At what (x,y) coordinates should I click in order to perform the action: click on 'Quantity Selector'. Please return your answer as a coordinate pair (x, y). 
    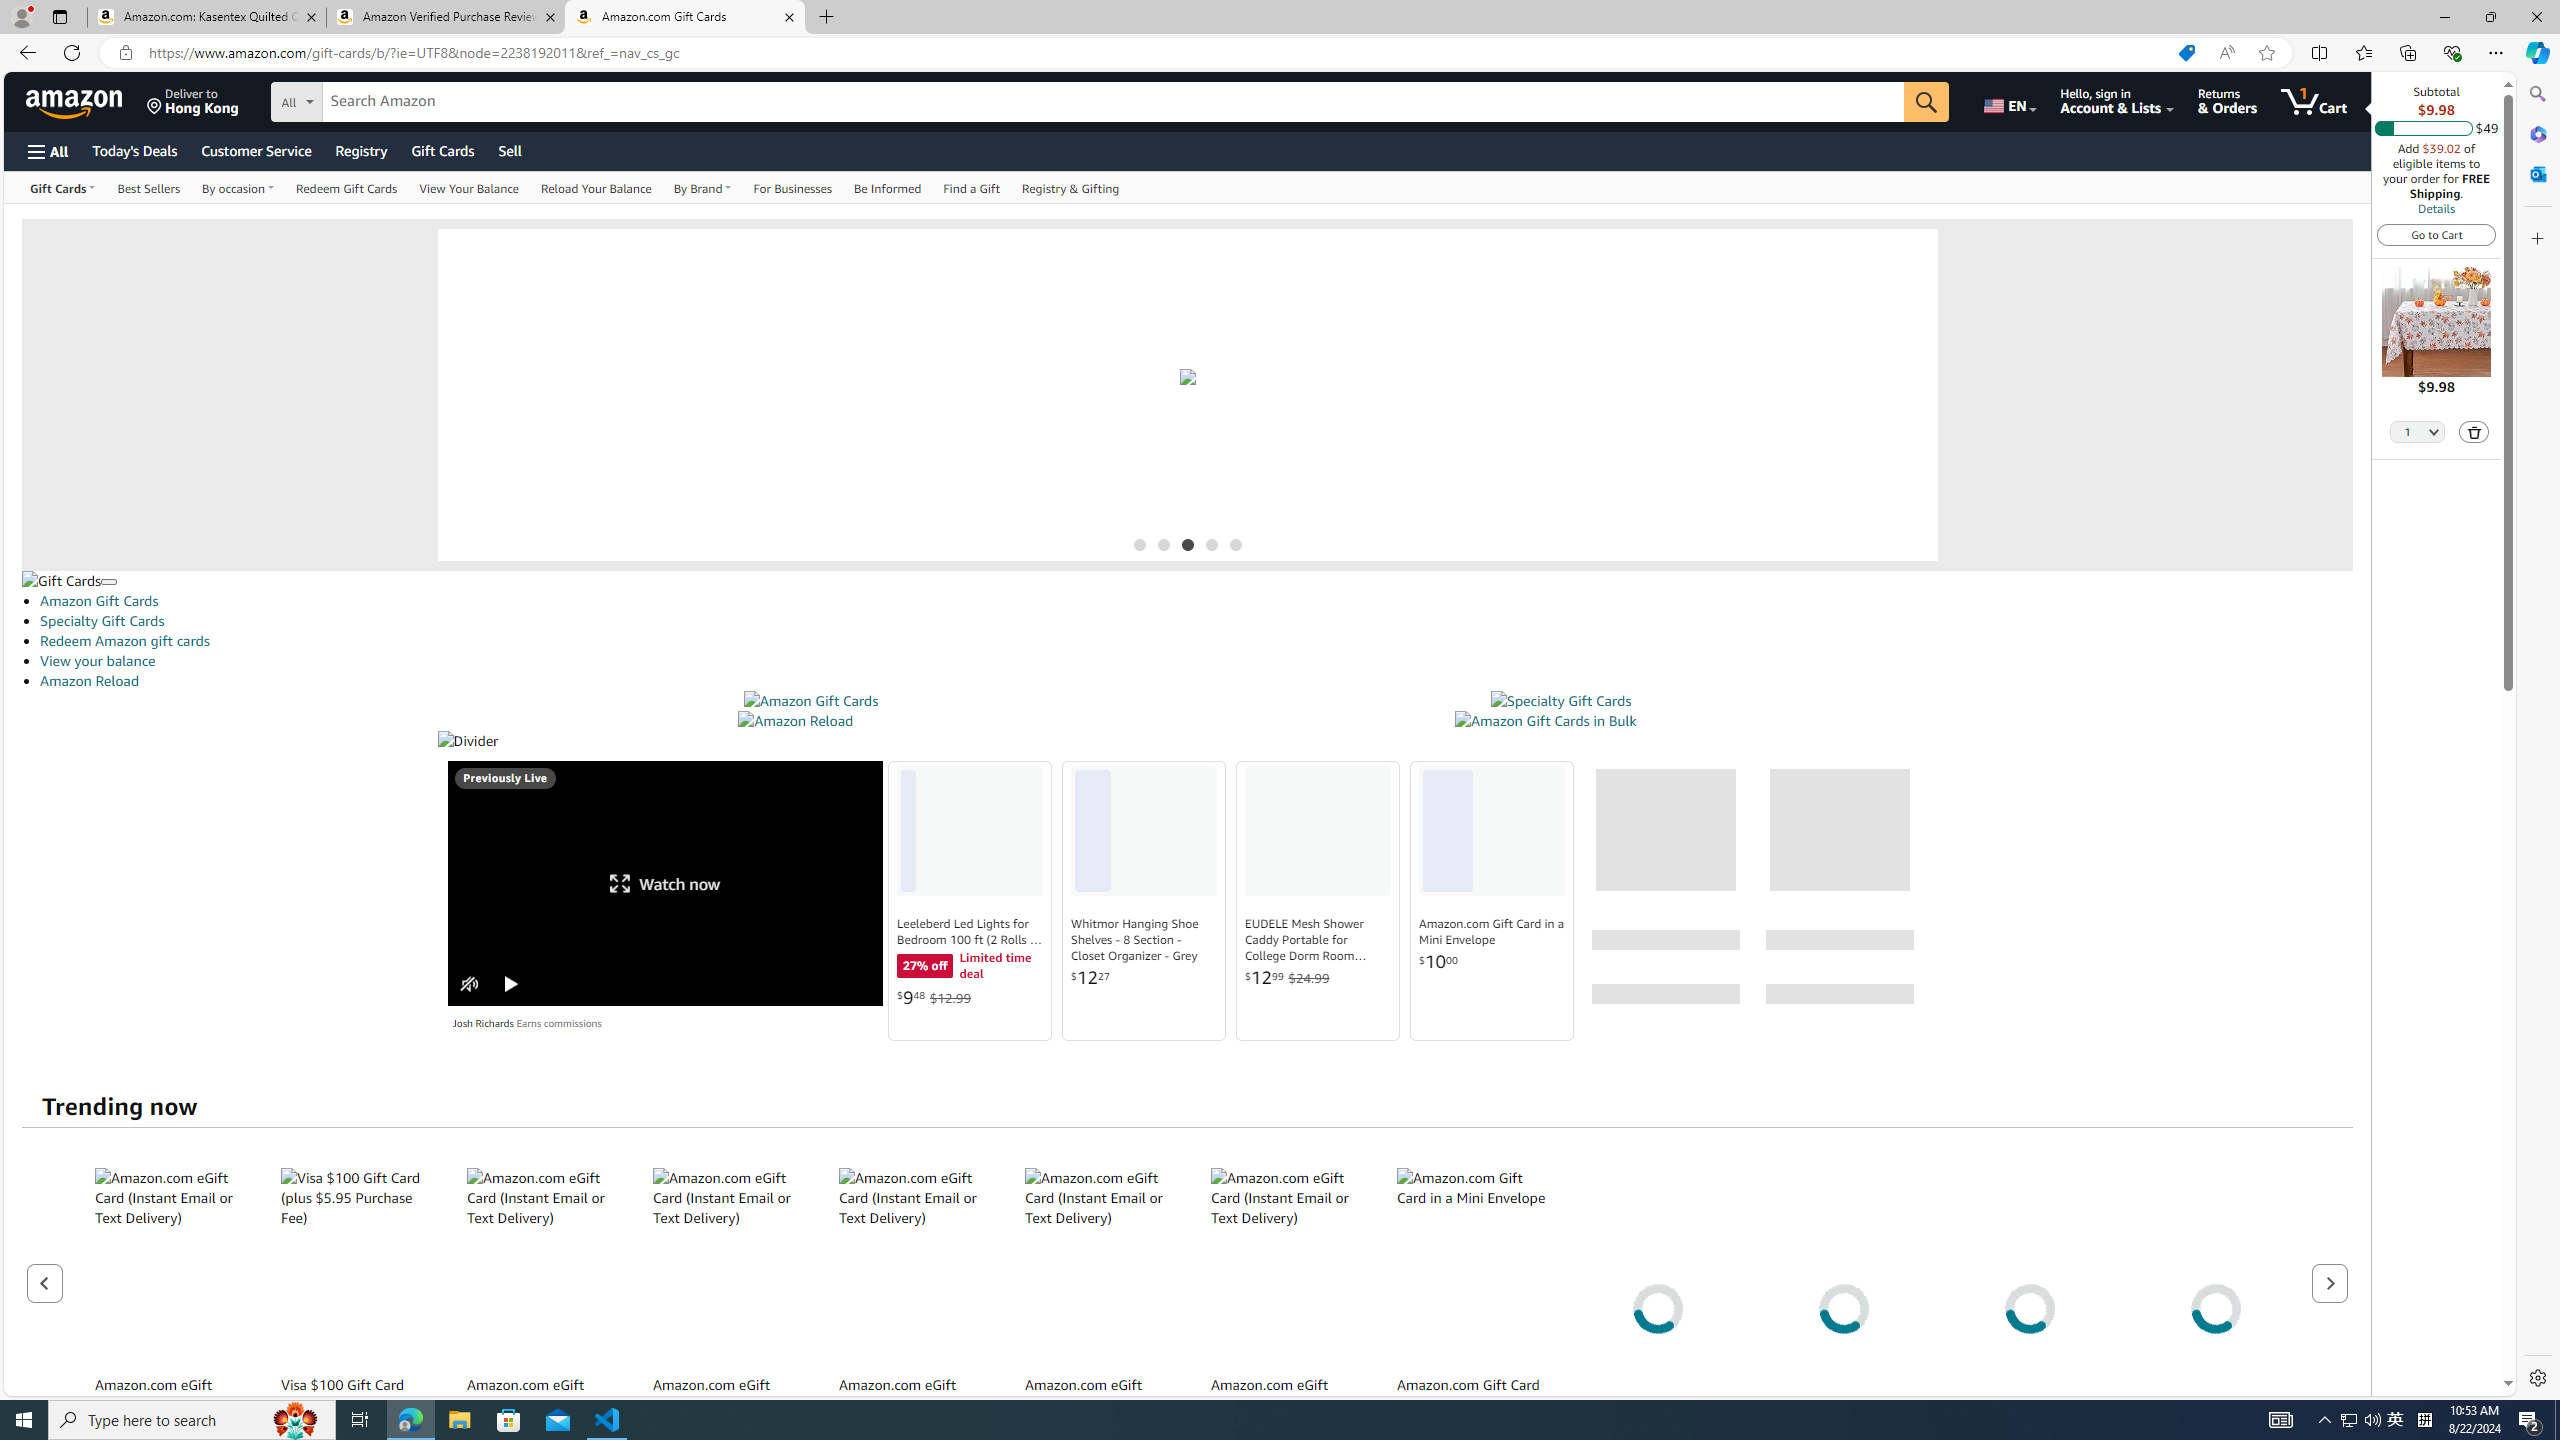
    Looking at the image, I should click on (2417, 430).